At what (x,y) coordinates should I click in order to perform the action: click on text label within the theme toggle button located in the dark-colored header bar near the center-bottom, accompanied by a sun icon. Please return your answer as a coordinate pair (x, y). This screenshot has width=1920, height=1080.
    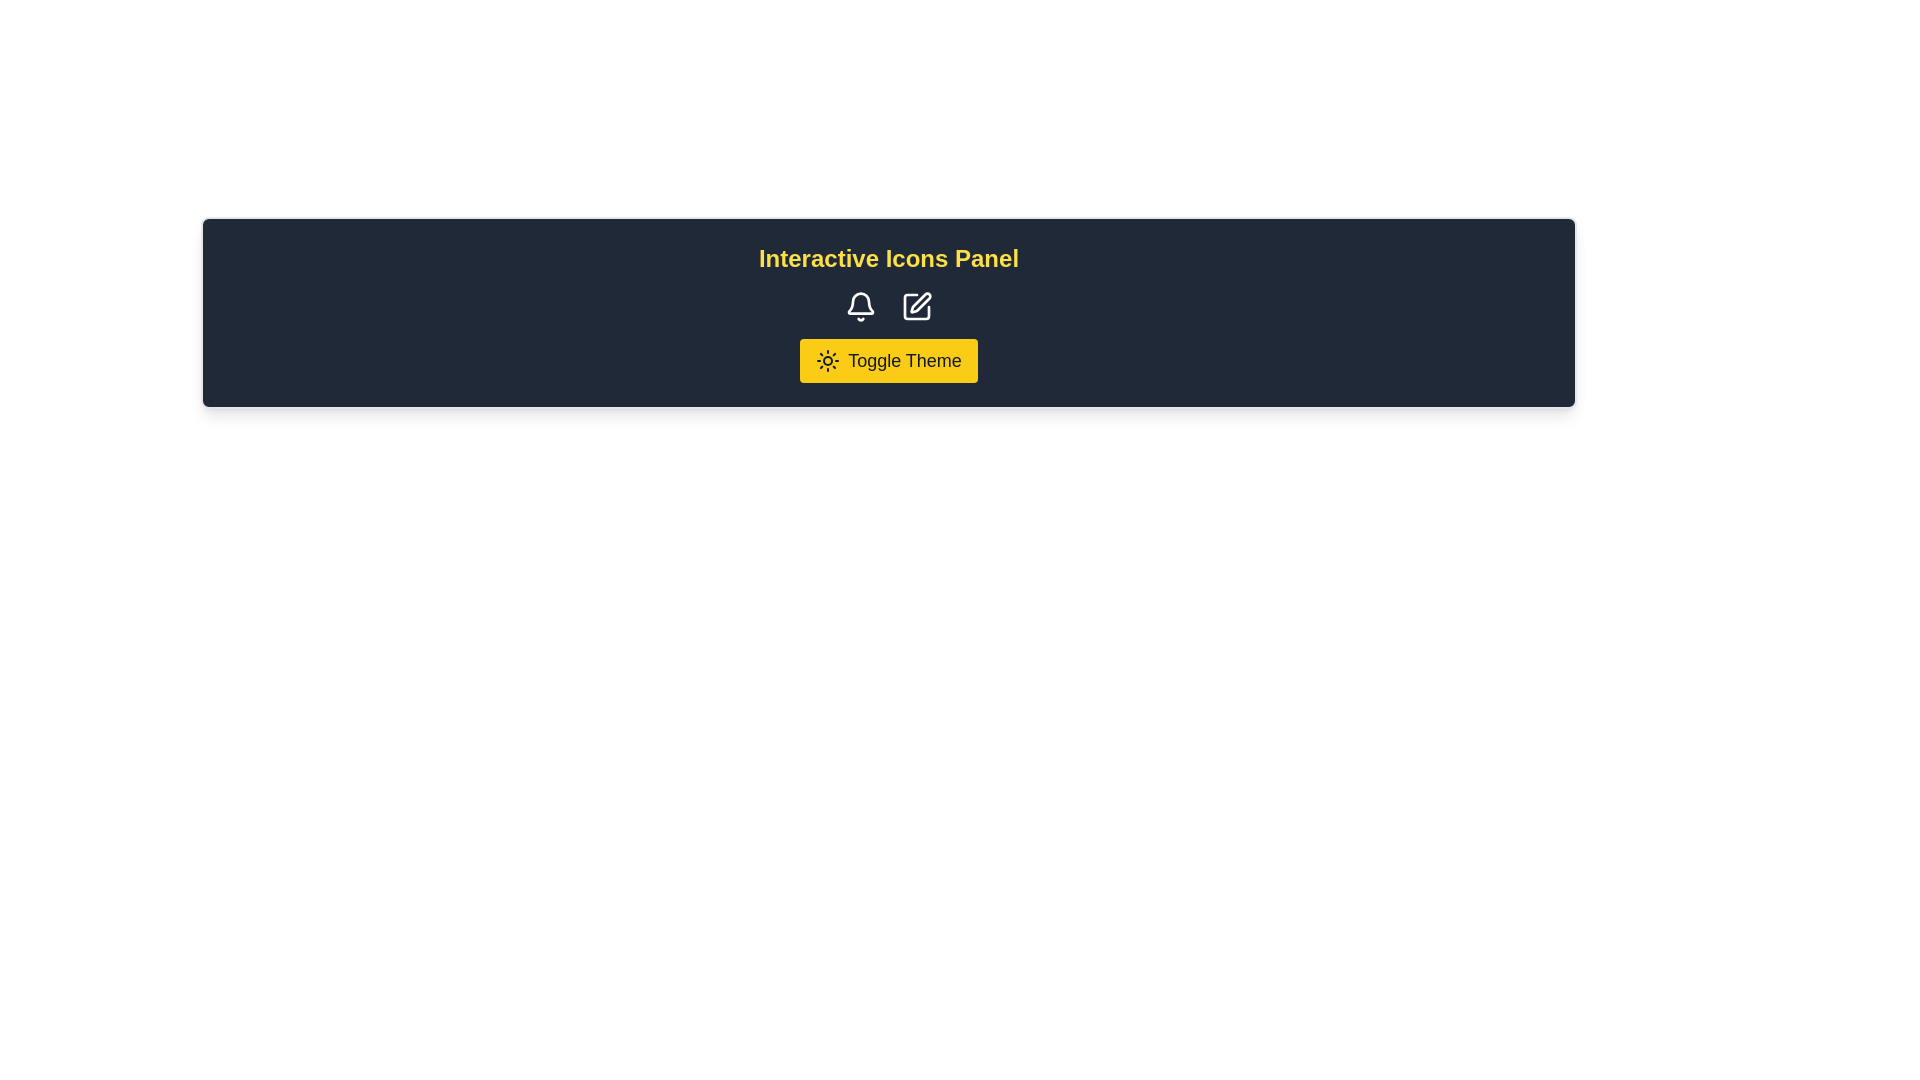
    Looking at the image, I should click on (904, 361).